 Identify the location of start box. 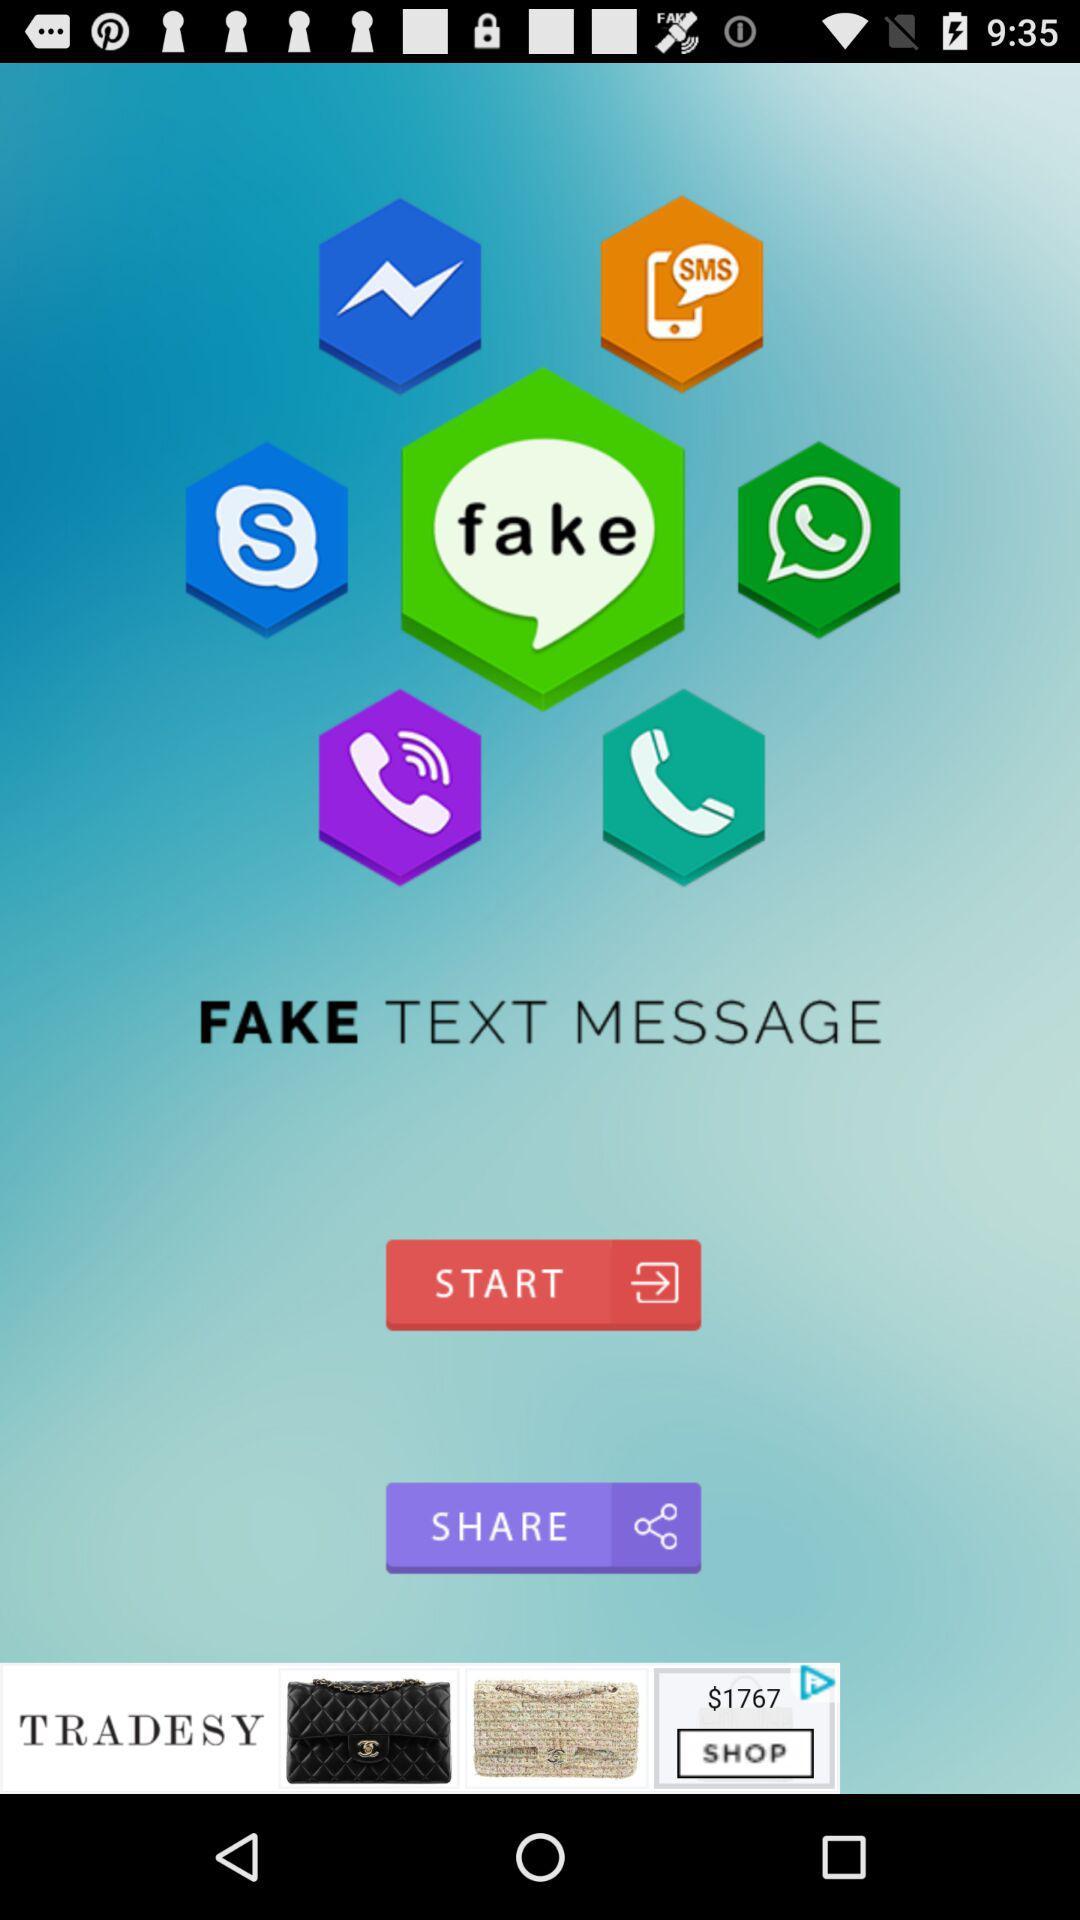
(540, 1285).